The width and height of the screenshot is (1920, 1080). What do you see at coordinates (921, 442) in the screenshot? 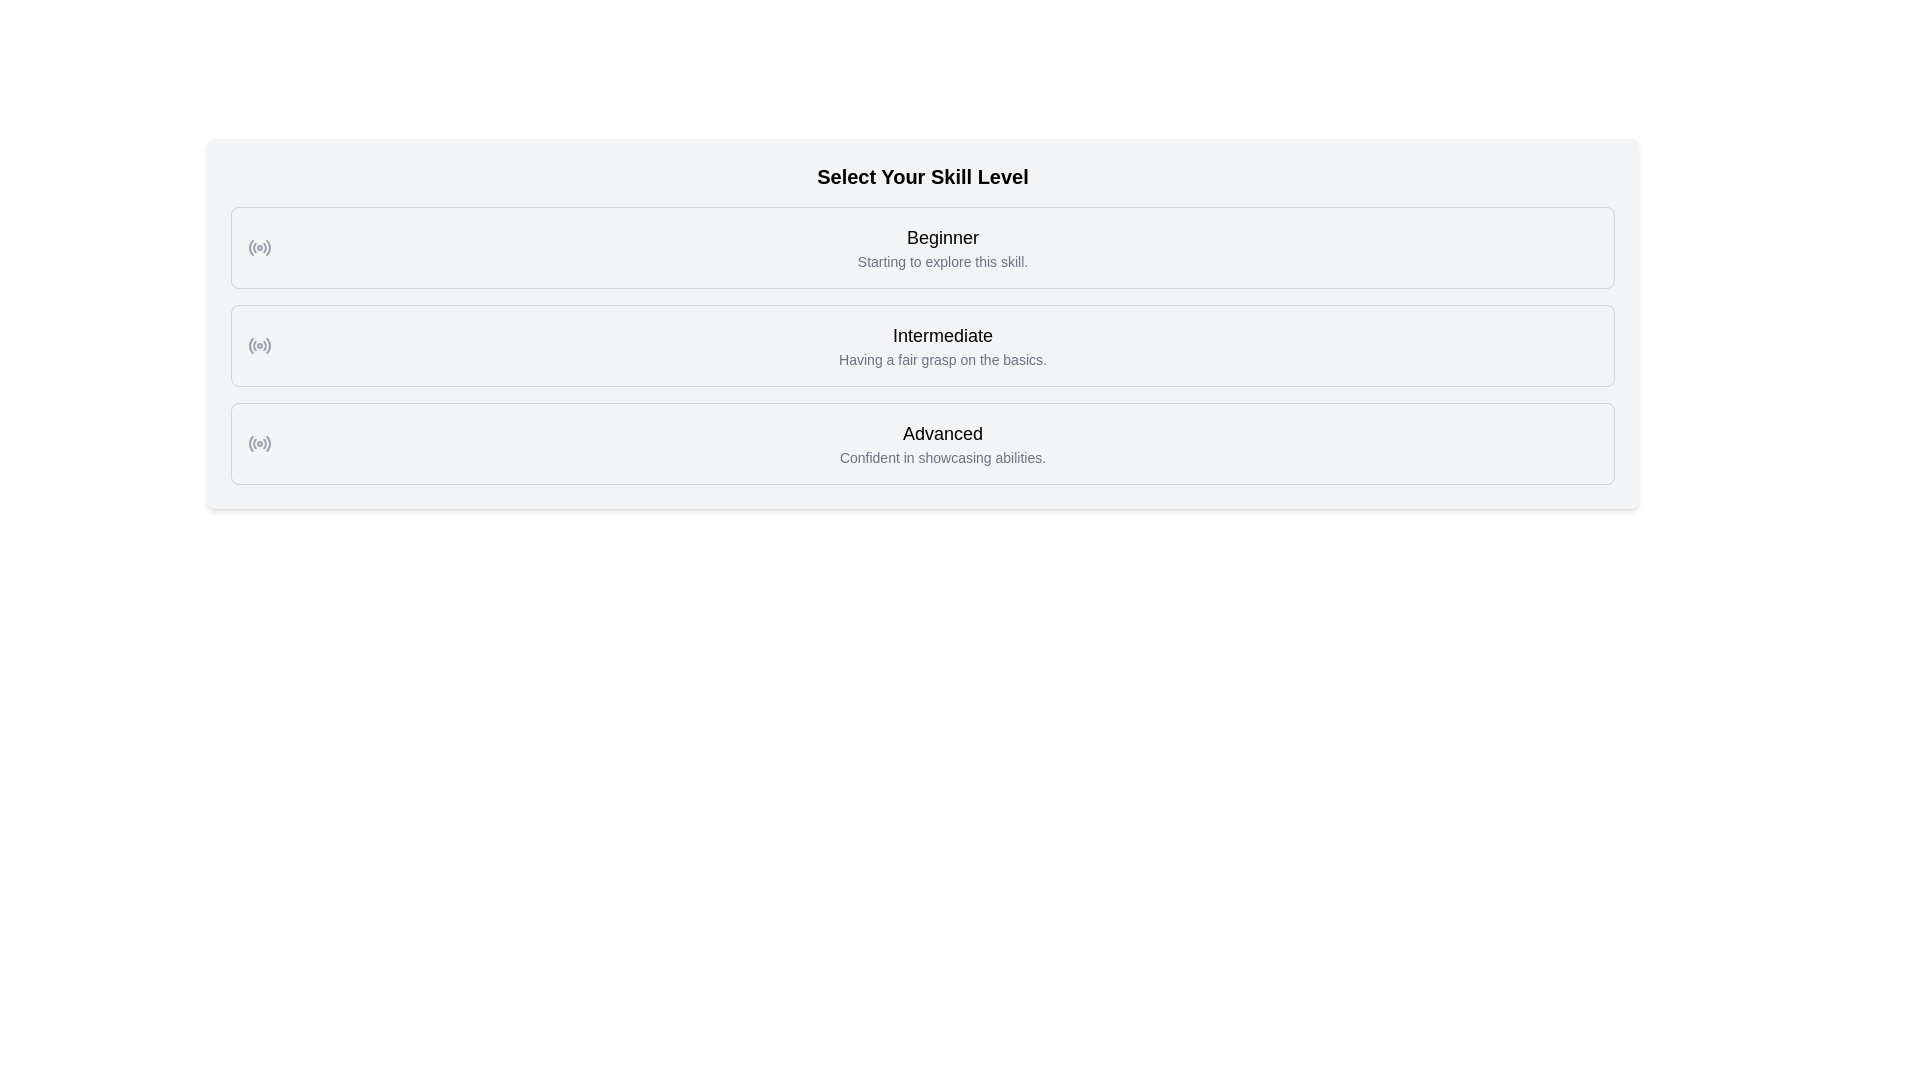
I see `the selectable option labeled 'Advanced' which features a grey radio button icon and the text 'Confident in showcasing abilities.'` at bounding box center [921, 442].